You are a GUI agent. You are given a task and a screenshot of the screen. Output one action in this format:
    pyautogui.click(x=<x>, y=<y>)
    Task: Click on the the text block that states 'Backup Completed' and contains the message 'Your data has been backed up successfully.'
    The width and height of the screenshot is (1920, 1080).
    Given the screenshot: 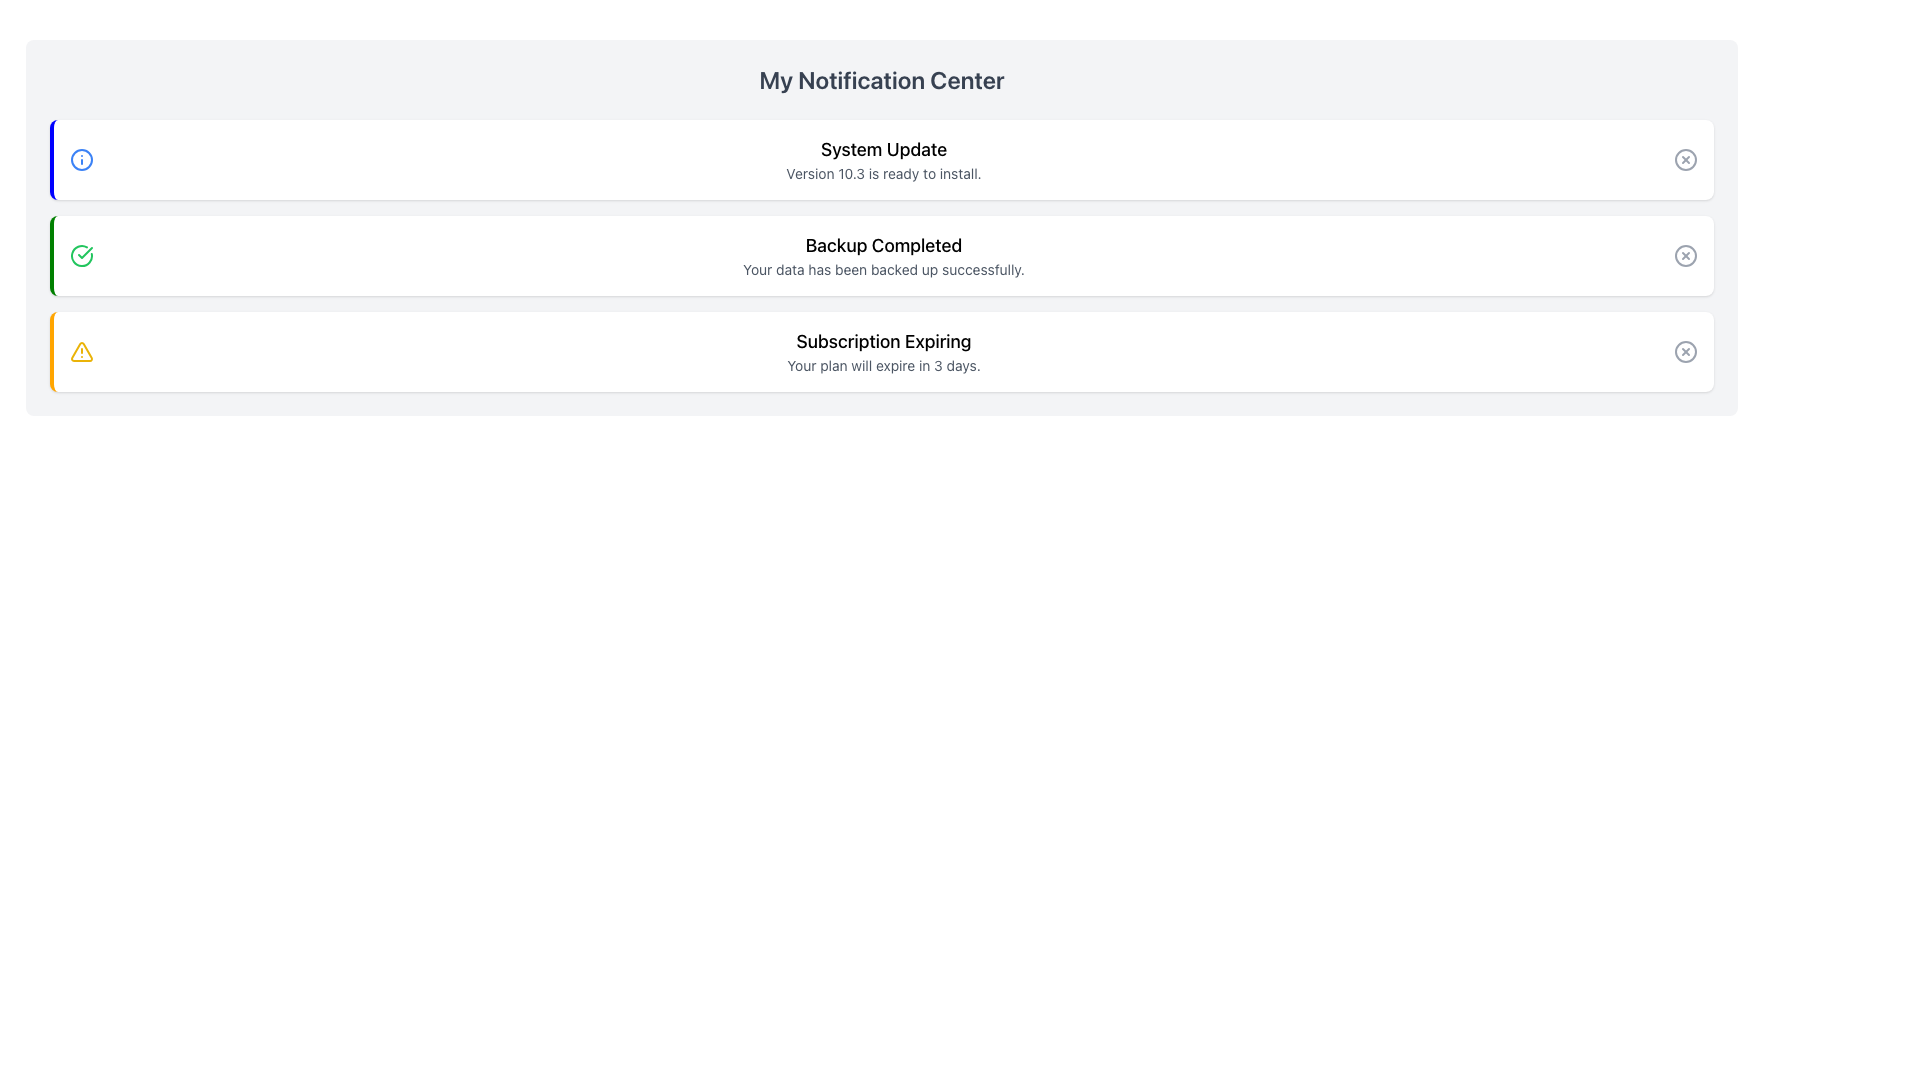 What is the action you would take?
    pyautogui.click(x=882, y=254)
    